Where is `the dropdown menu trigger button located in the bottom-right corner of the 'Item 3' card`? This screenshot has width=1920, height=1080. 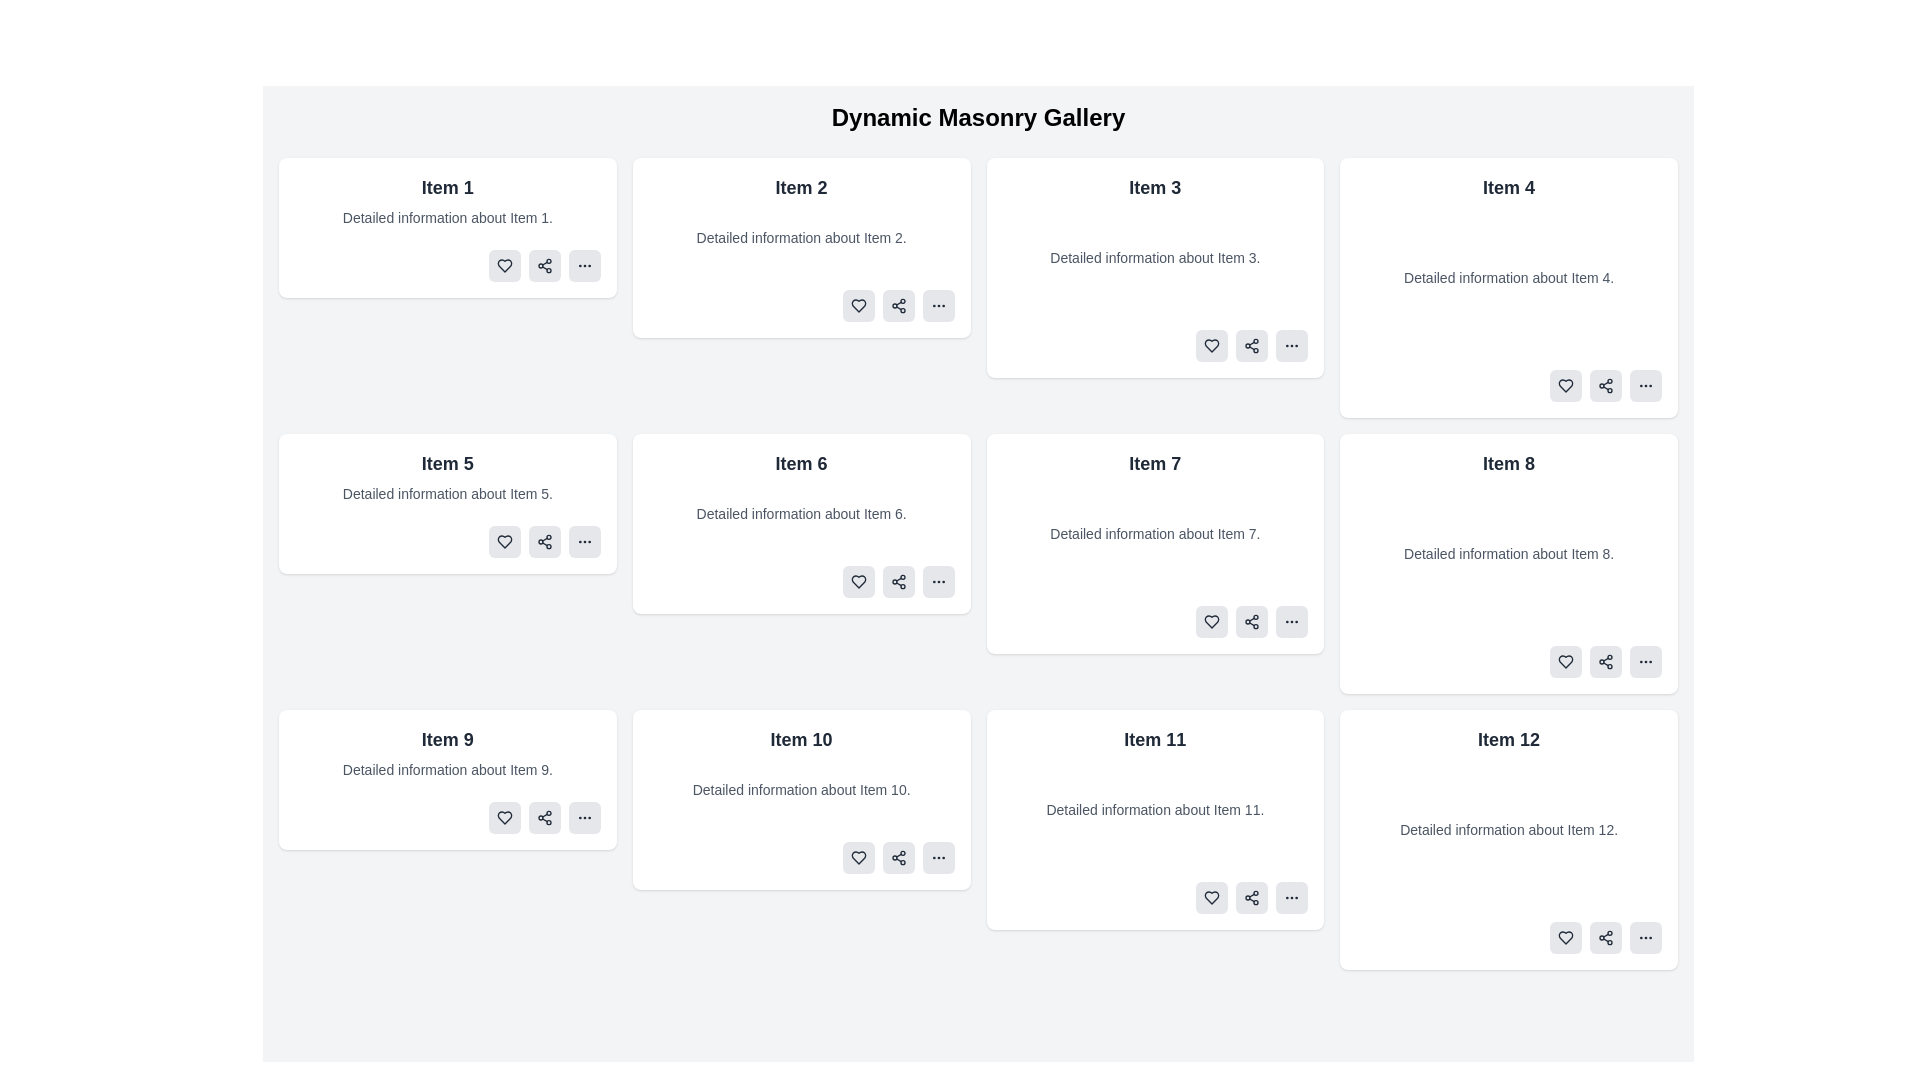
the dropdown menu trigger button located in the bottom-right corner of the 'Item 3' card is located at coordinates (1291, 345).